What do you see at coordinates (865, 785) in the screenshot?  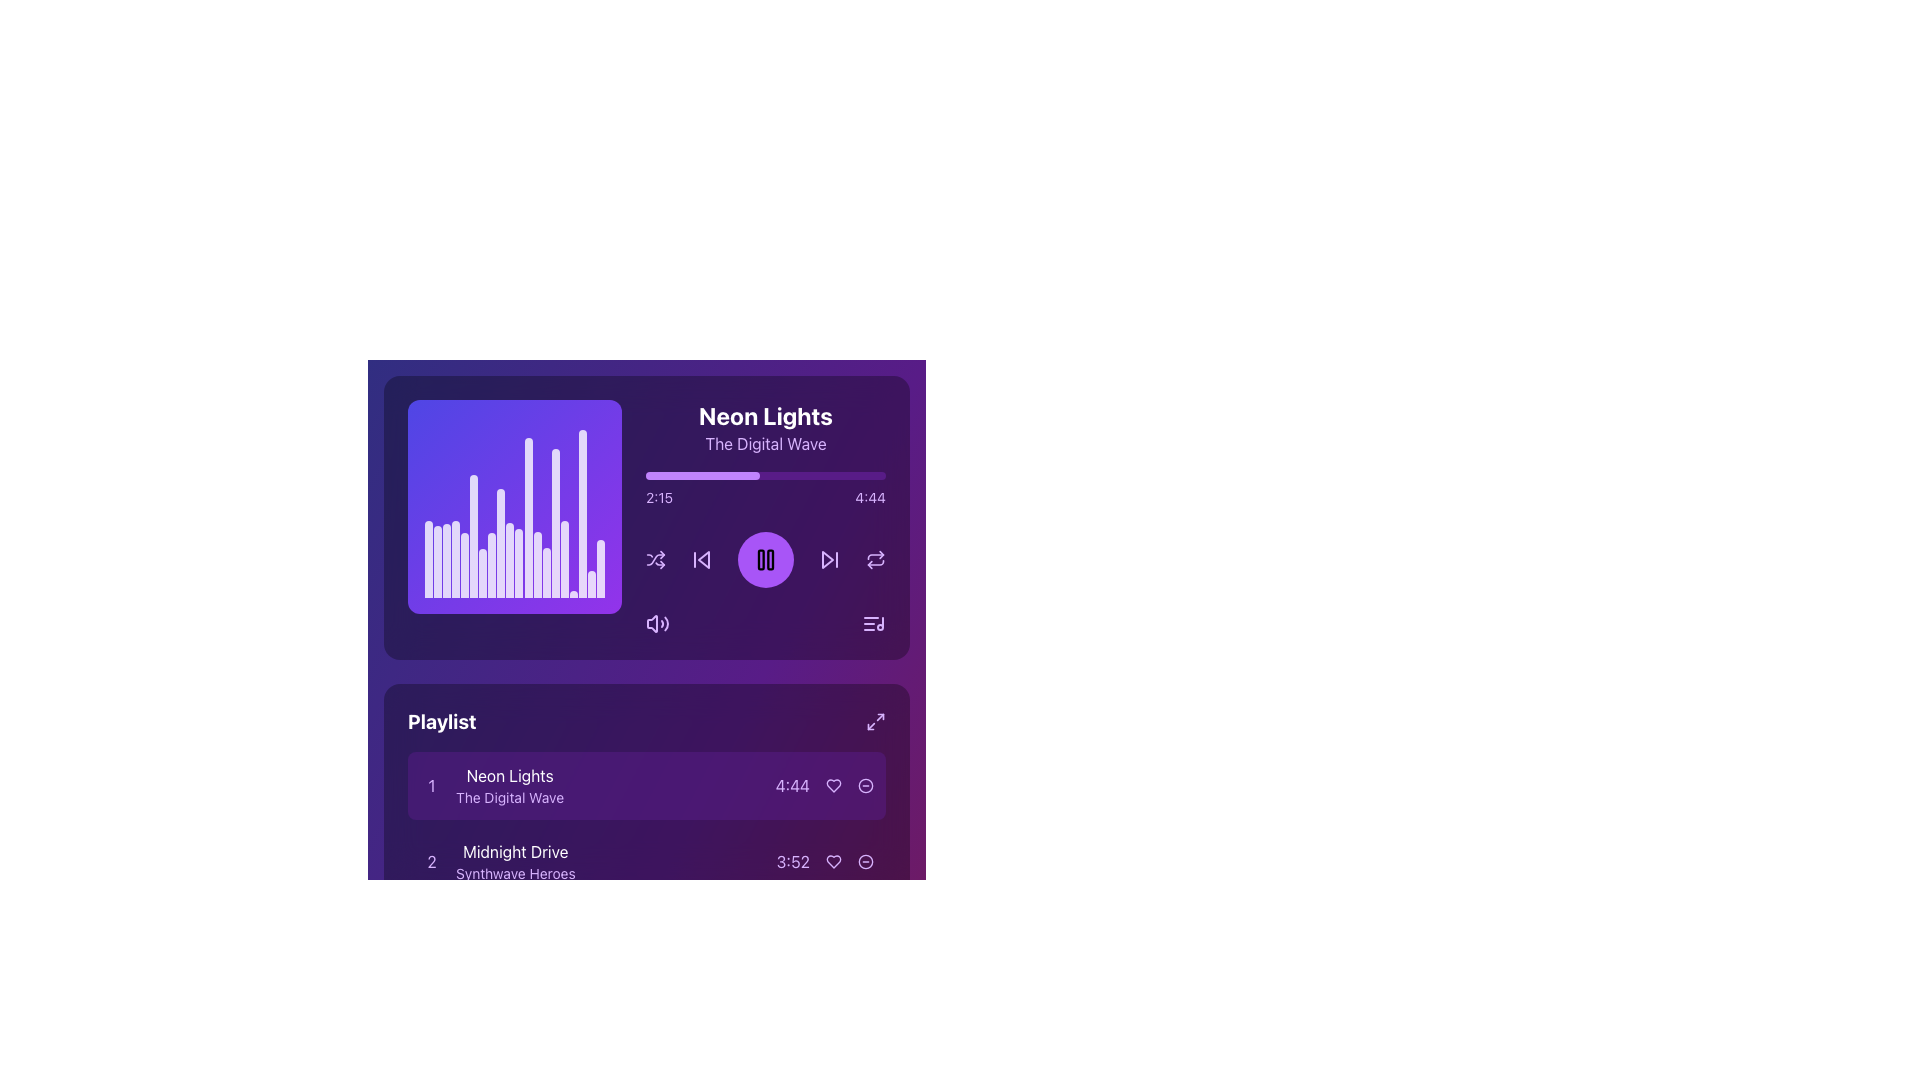 I see `the action button located at the rightmost side of the playlist row, adjacent to the '4:44' text and to the right of the song title 'Neon Lights'` at bounding box center [865, 785].